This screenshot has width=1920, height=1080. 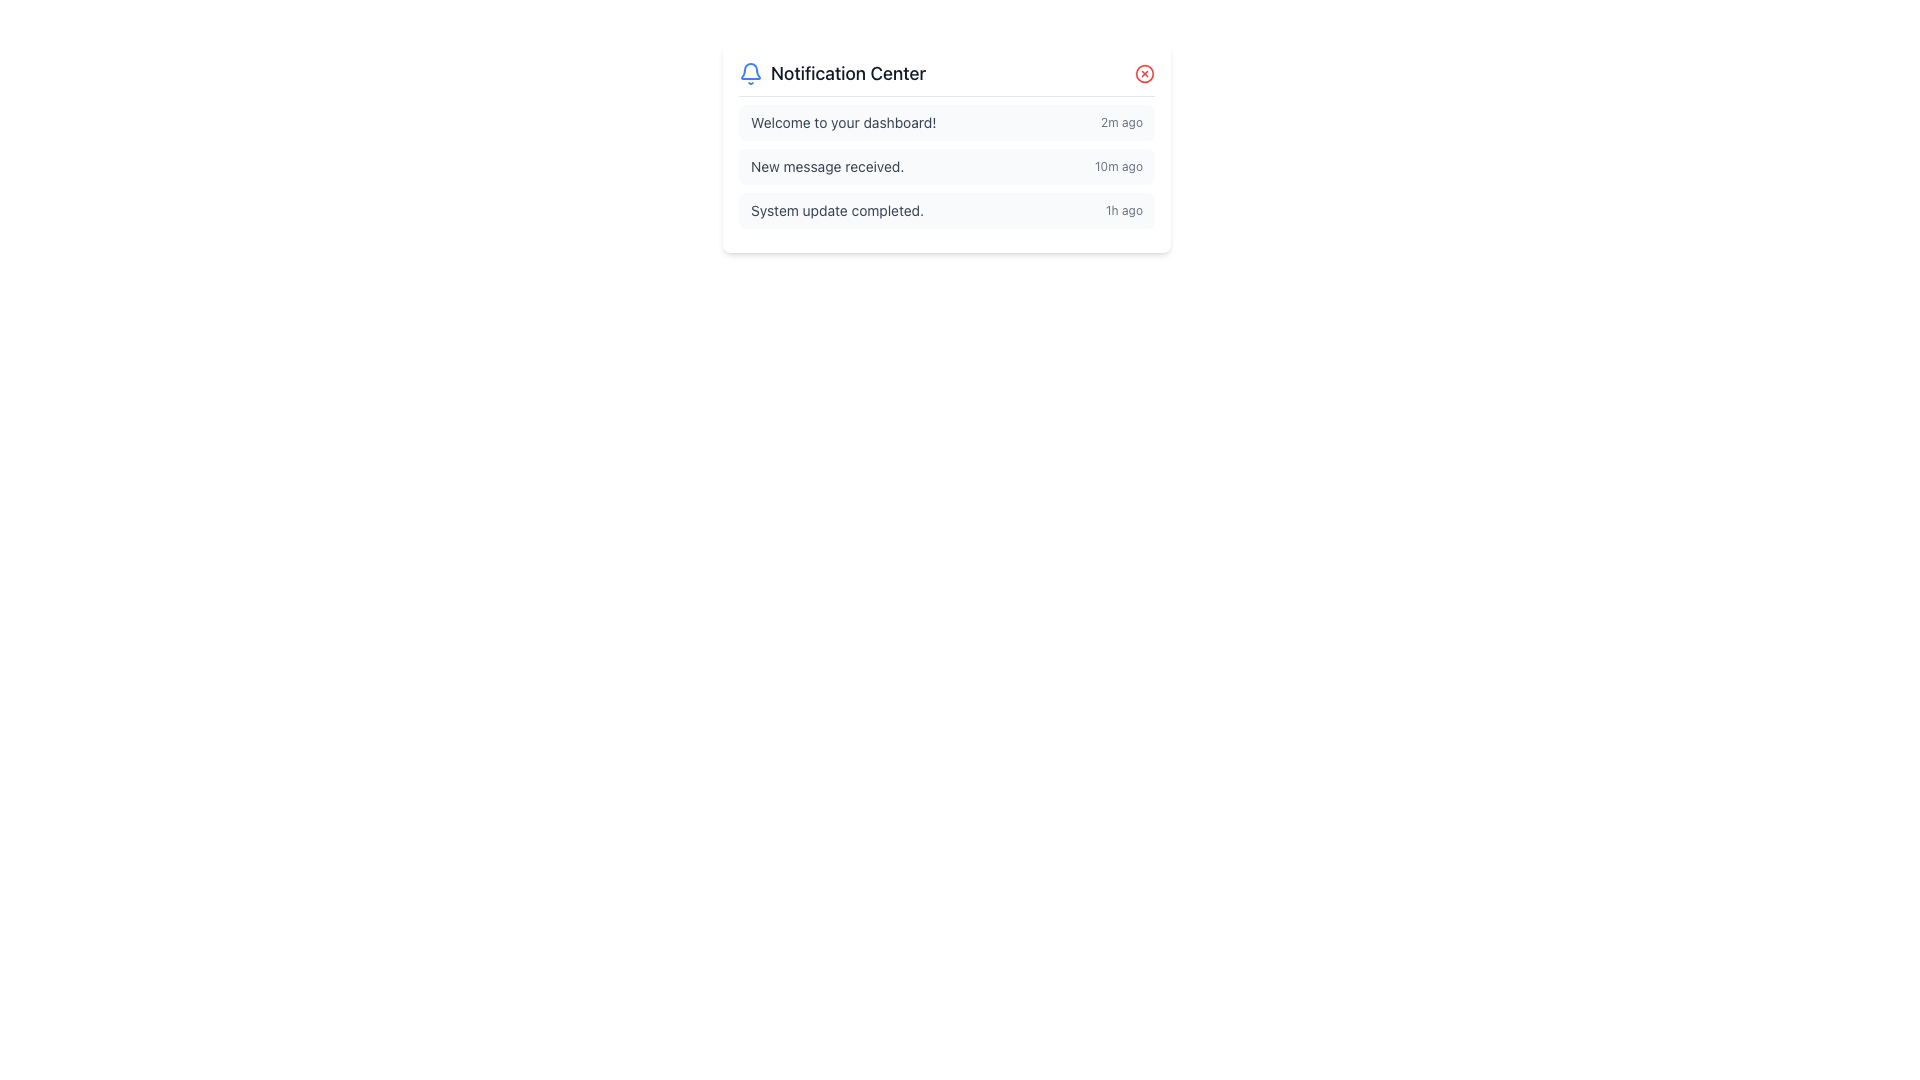 I want to click on the first notification entry in the Notification Center that displays 'Welcome to your dashboard!', so click(x=945, y=123).